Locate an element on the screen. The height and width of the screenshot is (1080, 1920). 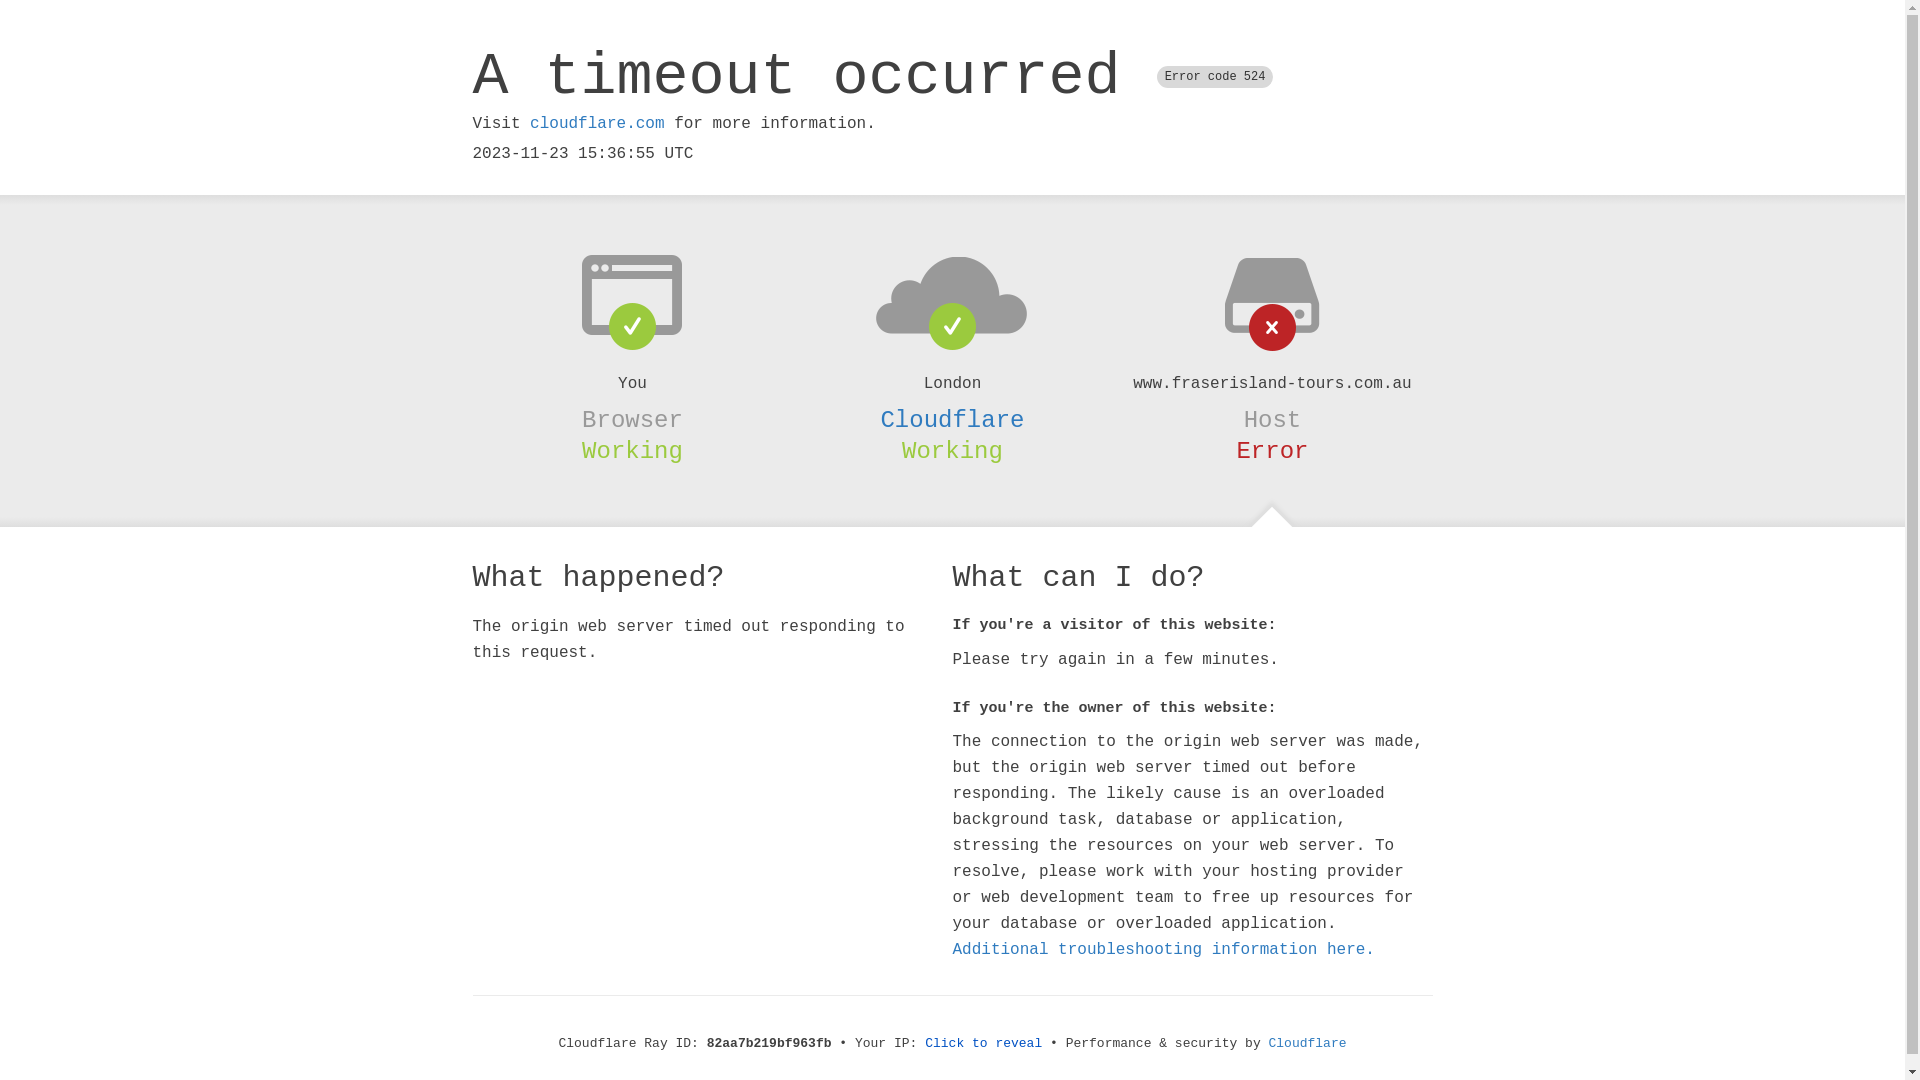
'cloudflare.com' is located at coordinates (595, 123).